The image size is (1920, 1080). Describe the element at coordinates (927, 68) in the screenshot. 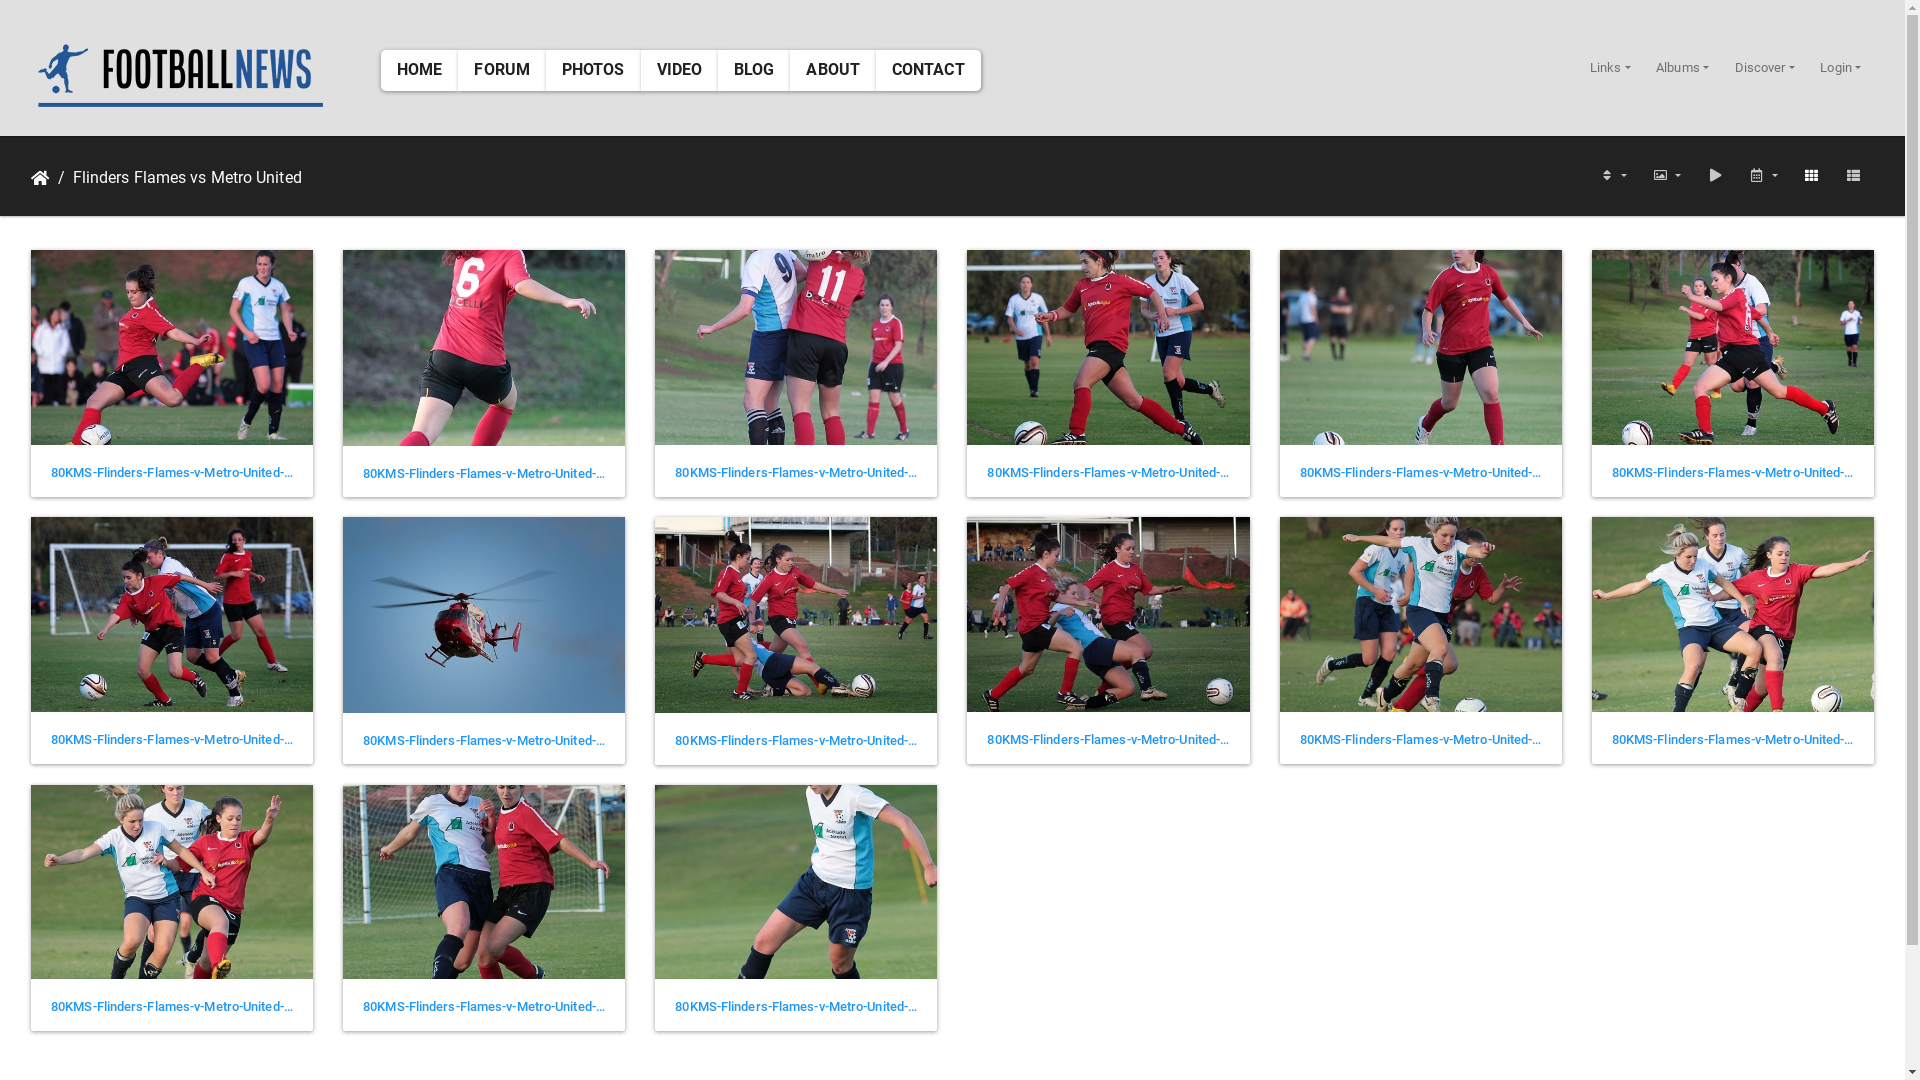

I see `'CONTACT'` at that location.